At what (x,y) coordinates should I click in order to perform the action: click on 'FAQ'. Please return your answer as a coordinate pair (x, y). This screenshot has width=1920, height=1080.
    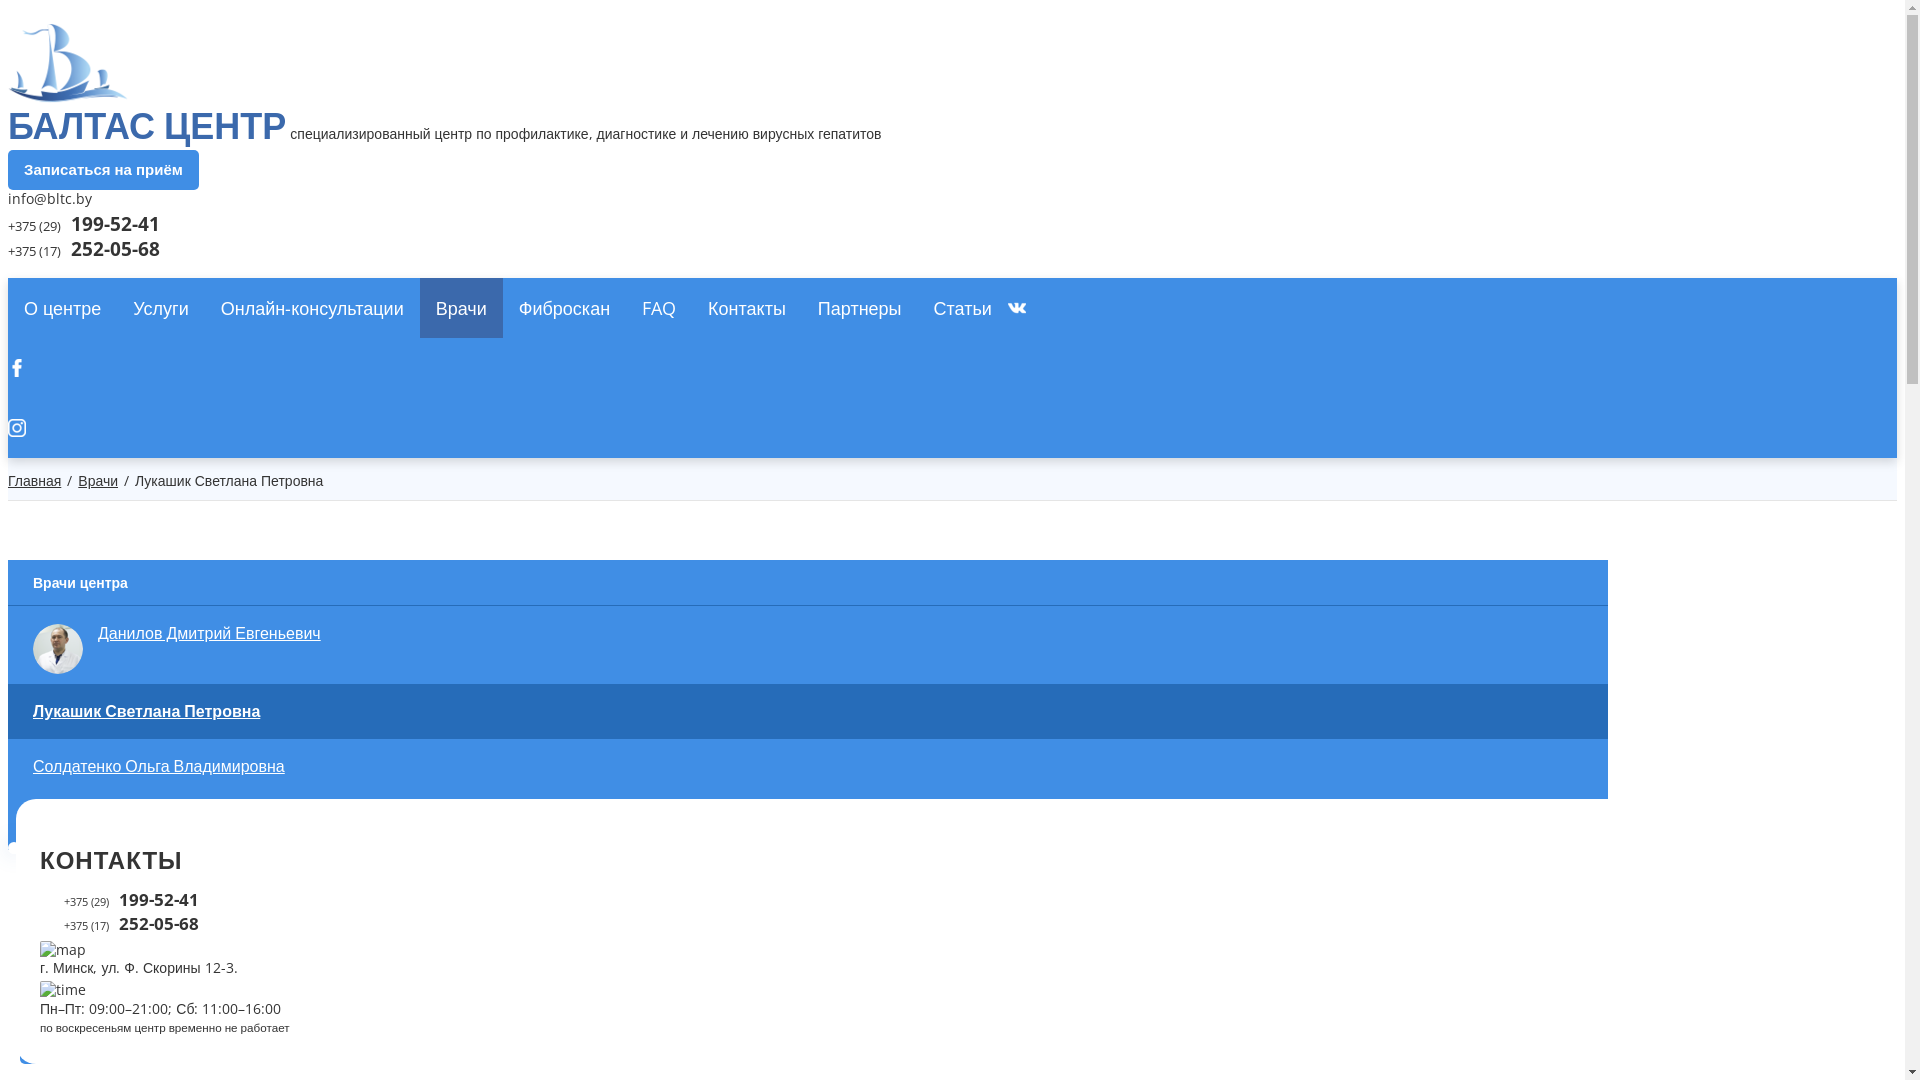
    Looking at the image, I should click on (658, 308).